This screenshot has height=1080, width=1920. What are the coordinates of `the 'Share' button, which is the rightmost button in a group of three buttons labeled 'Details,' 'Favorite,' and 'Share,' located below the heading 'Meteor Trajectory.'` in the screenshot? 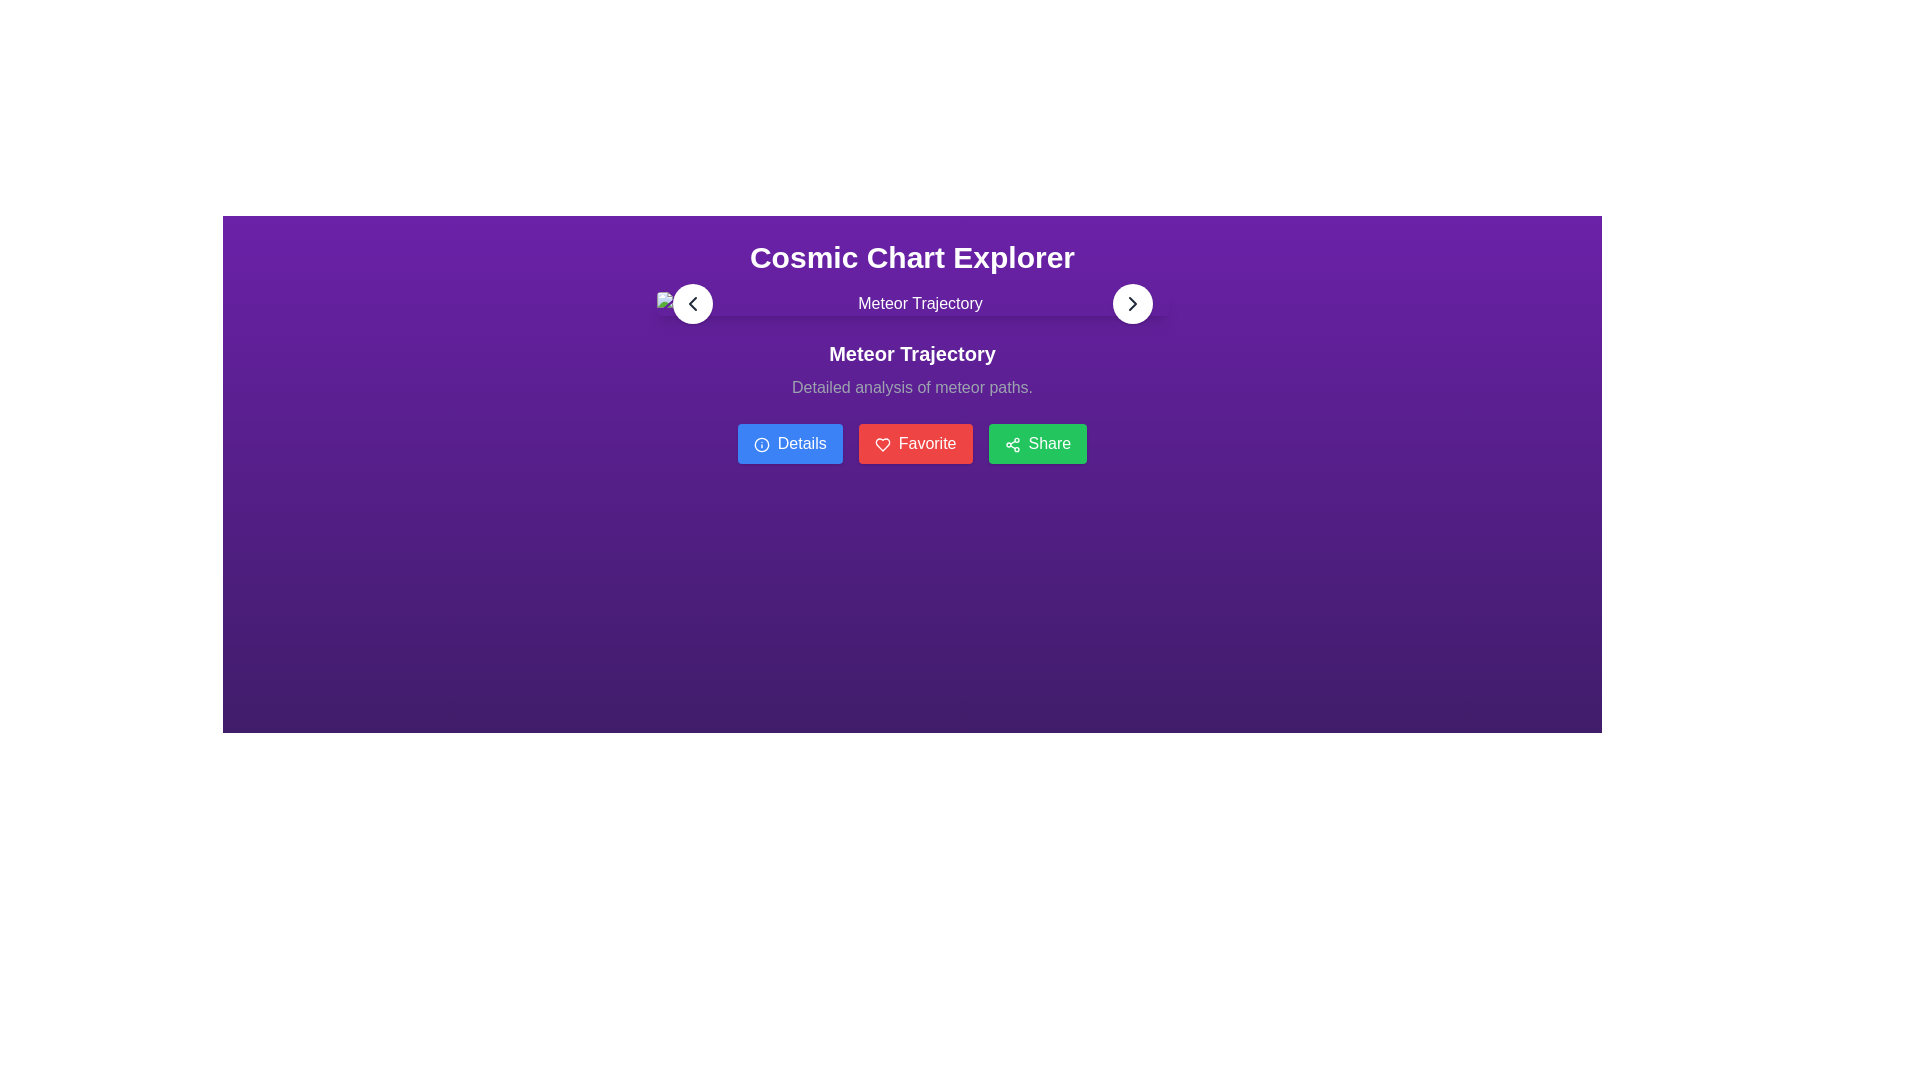 It's located at (1037, 442).